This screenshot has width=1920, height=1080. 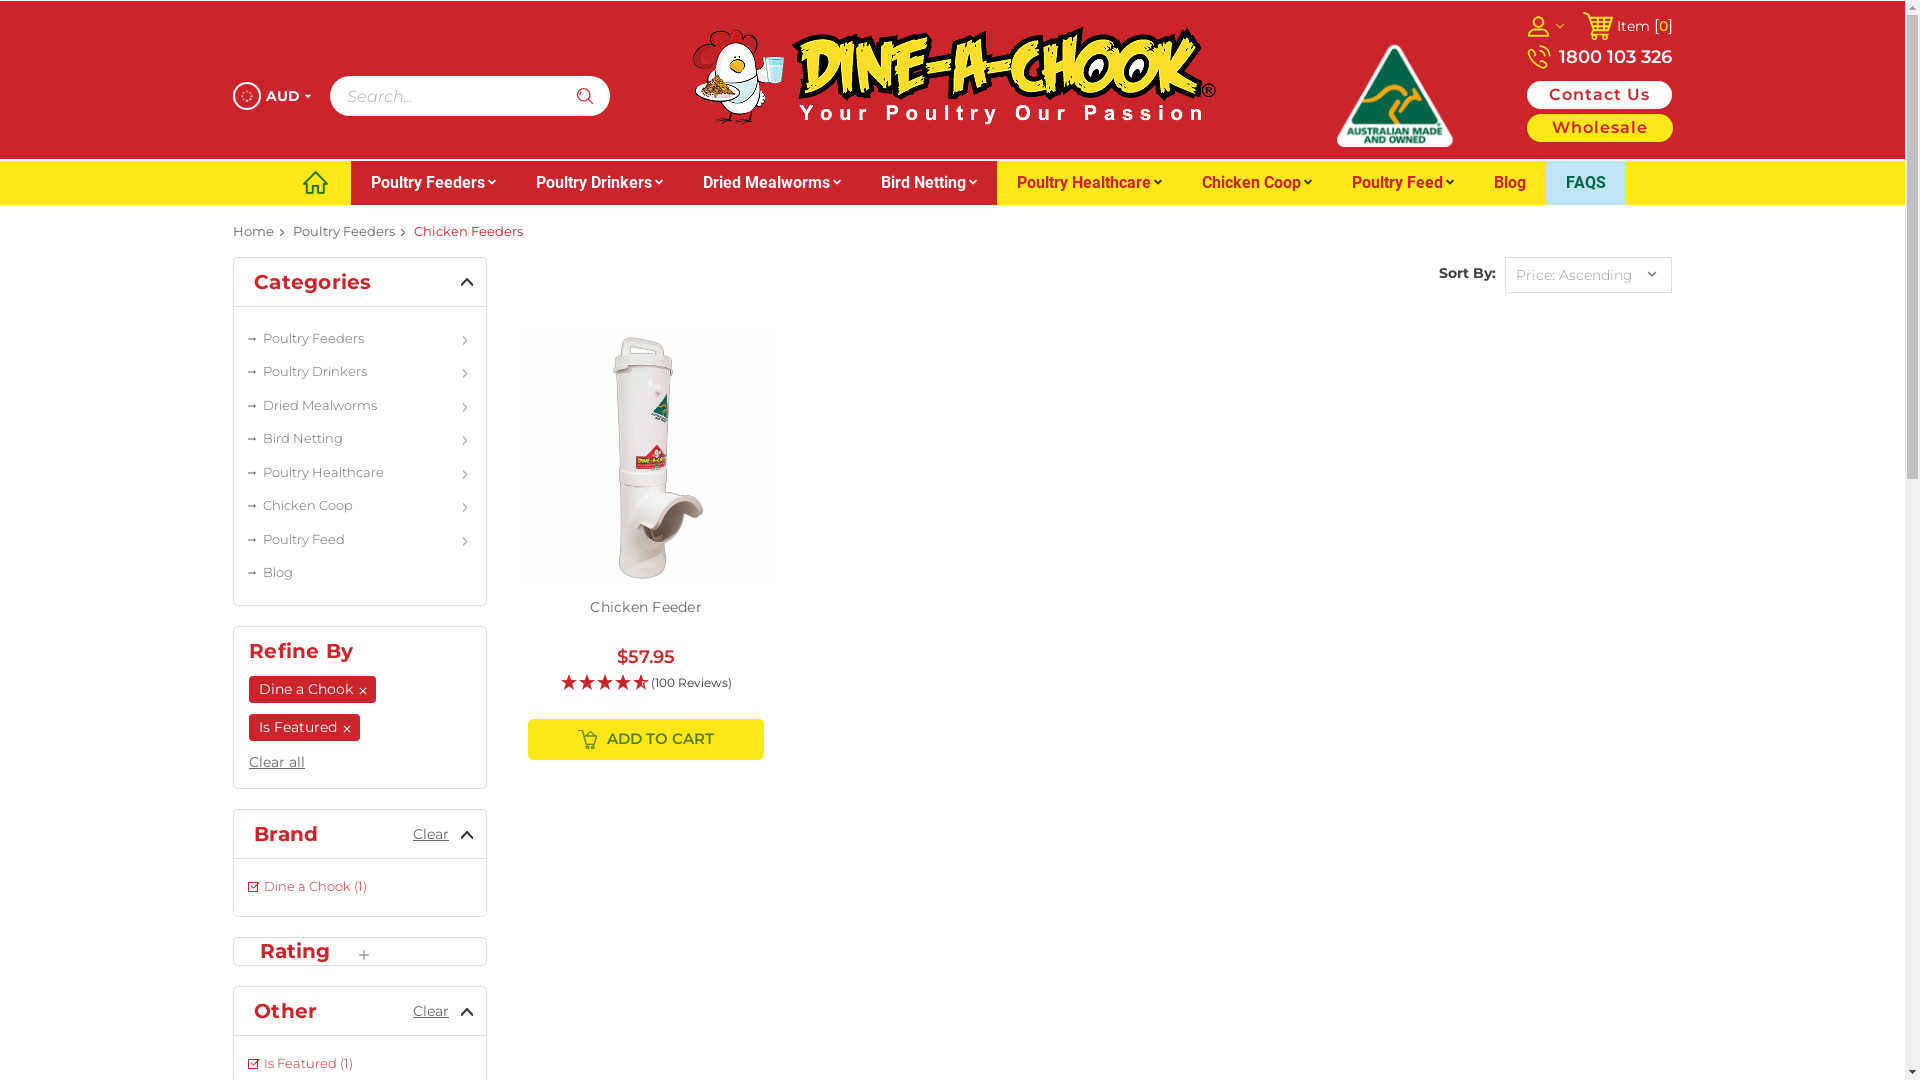 I want to click on 'ADD TO CART', so click(x=646, y=739).